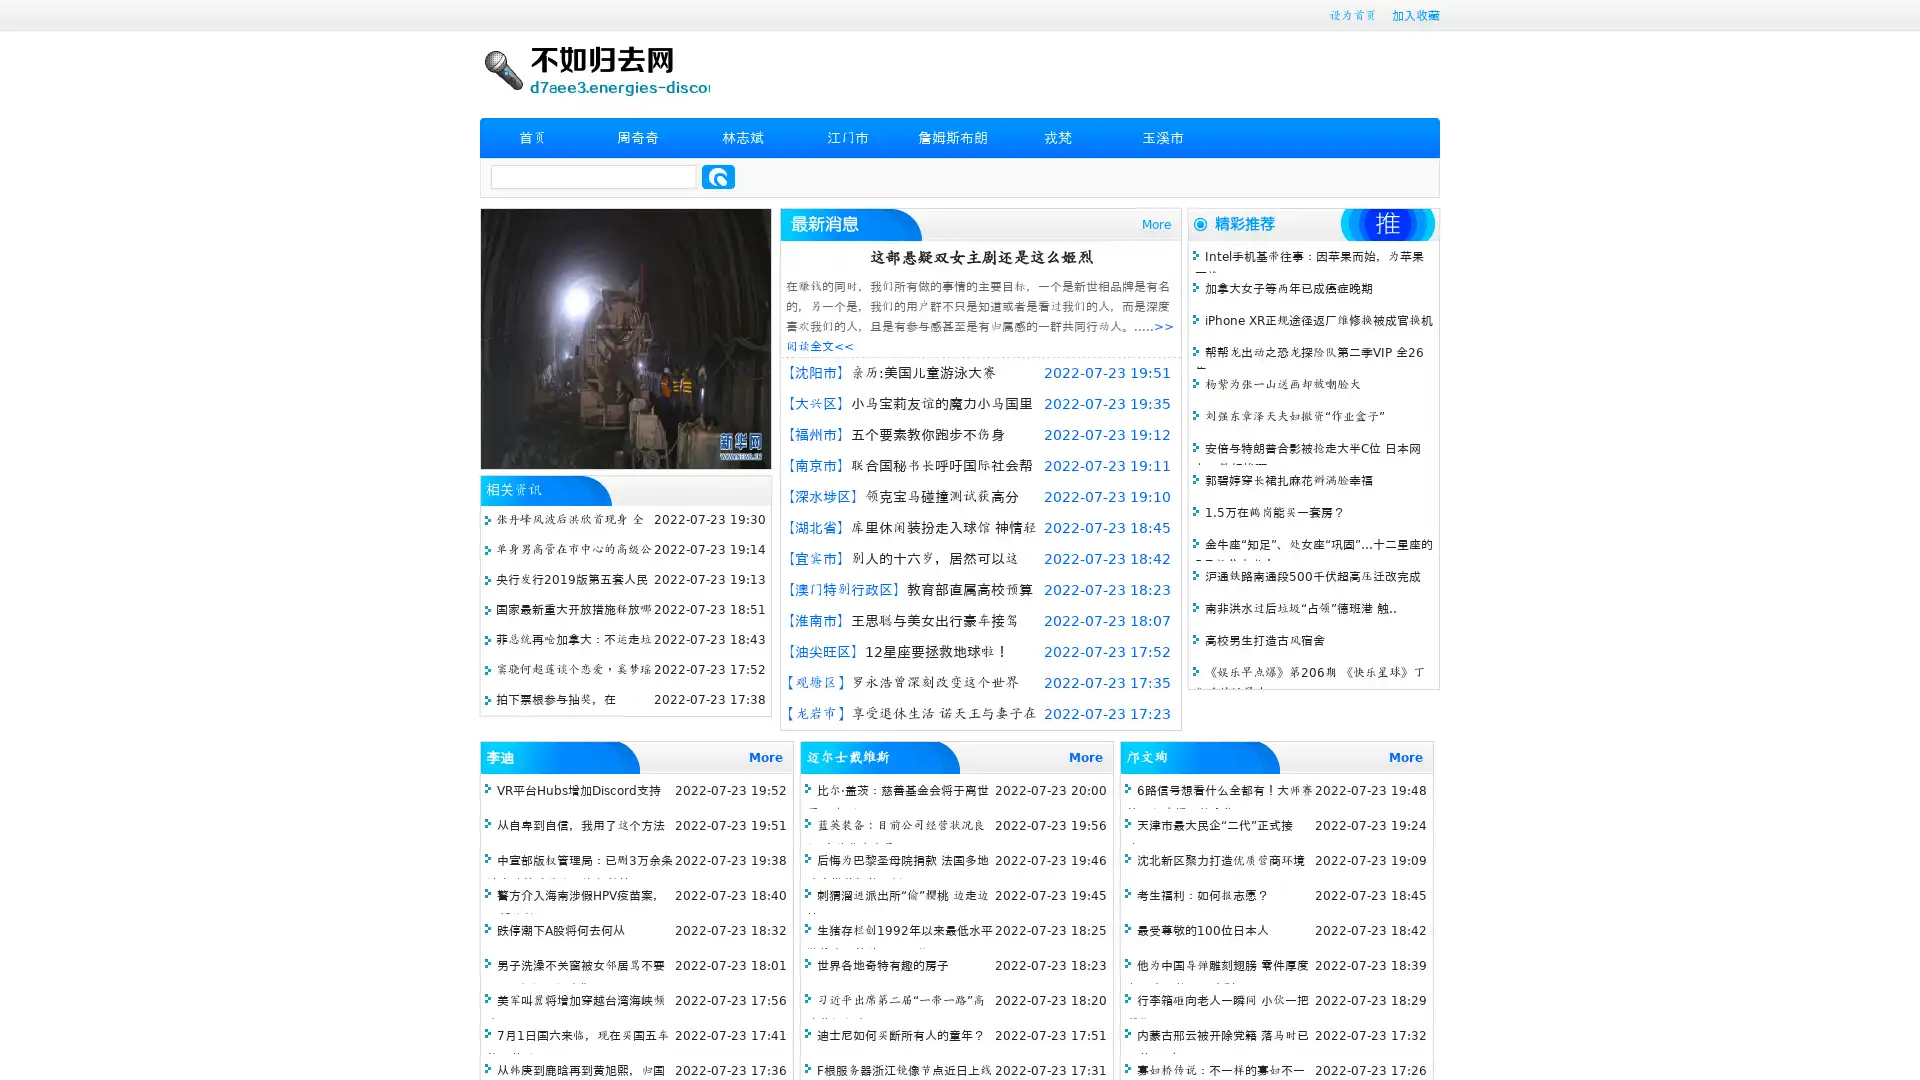 The width and height of the screenshot is (1920, 1080). Describe the element at coordinates (718, 176) in the screenshot. I see `Search` at that location.